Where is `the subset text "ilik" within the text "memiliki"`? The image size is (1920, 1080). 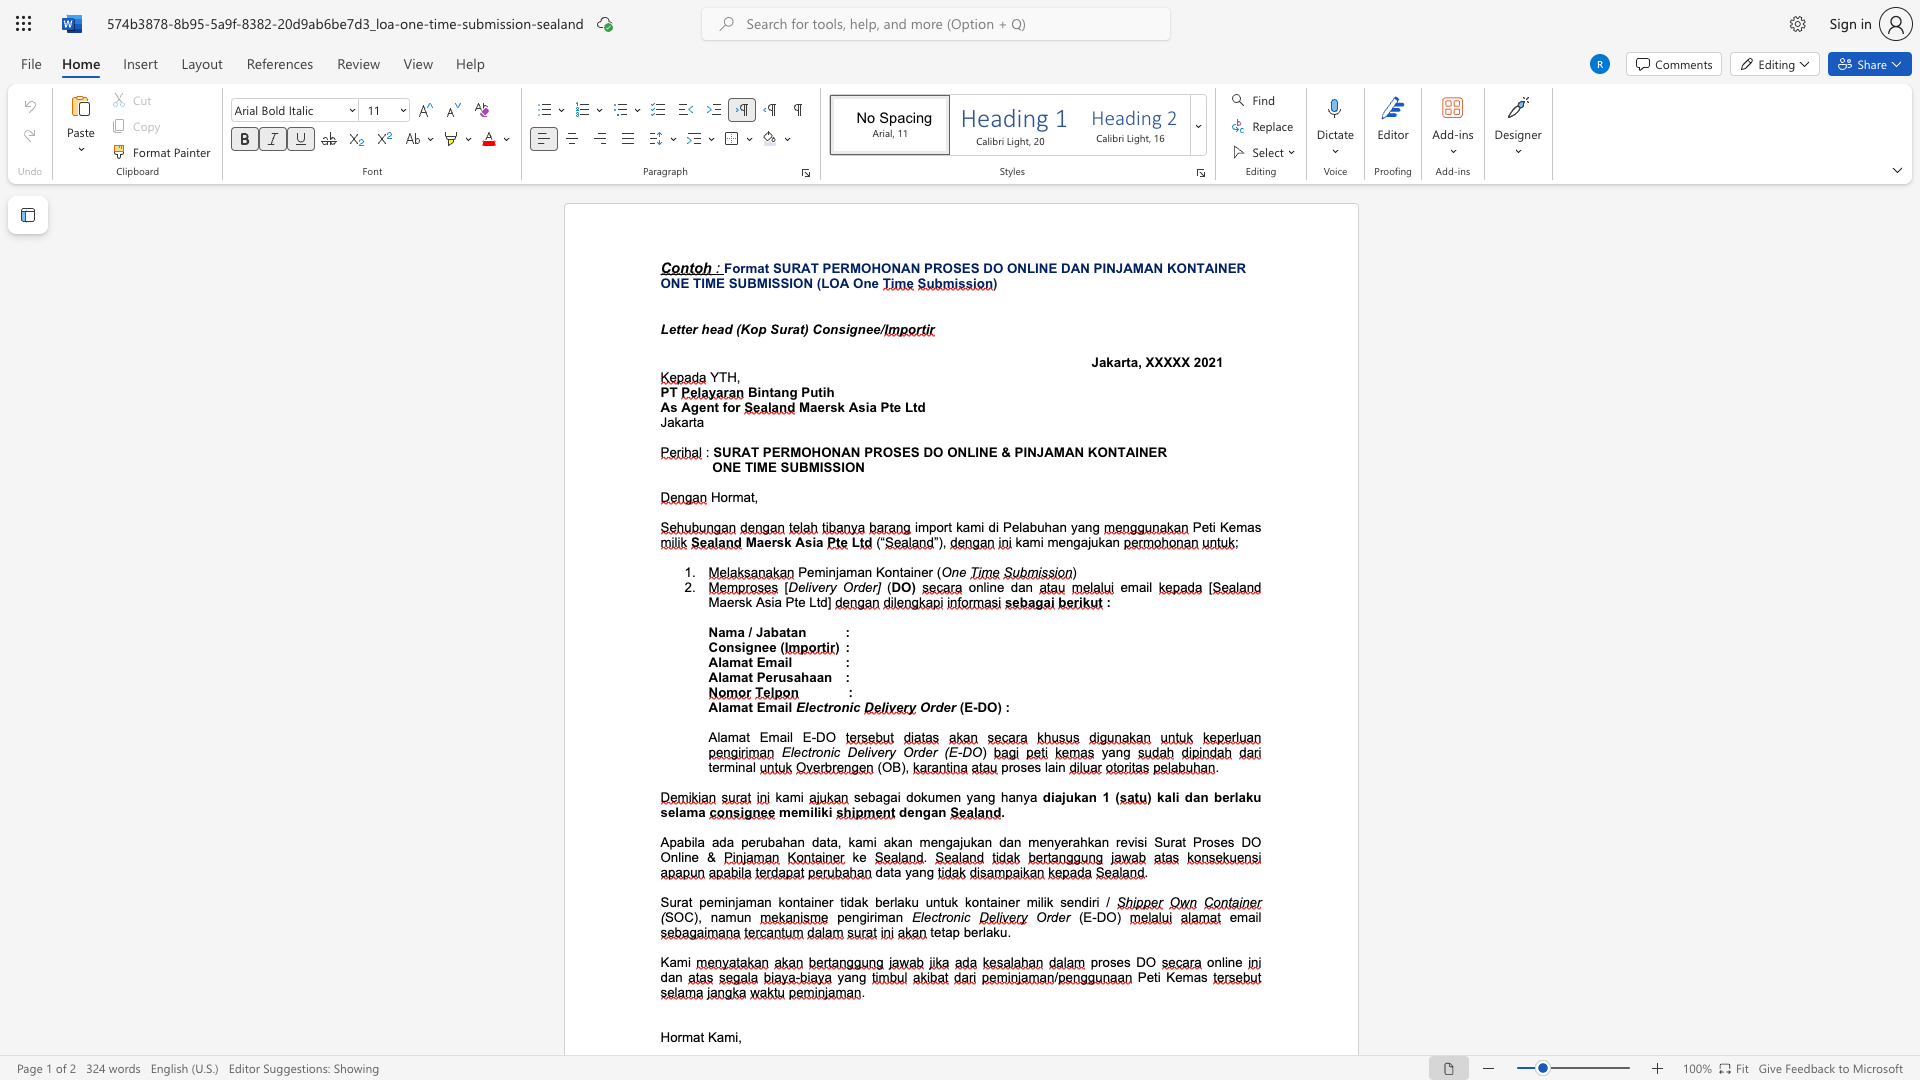
the subset text "ilik" within the text "memiliki" is located at coordinates (810, 812).